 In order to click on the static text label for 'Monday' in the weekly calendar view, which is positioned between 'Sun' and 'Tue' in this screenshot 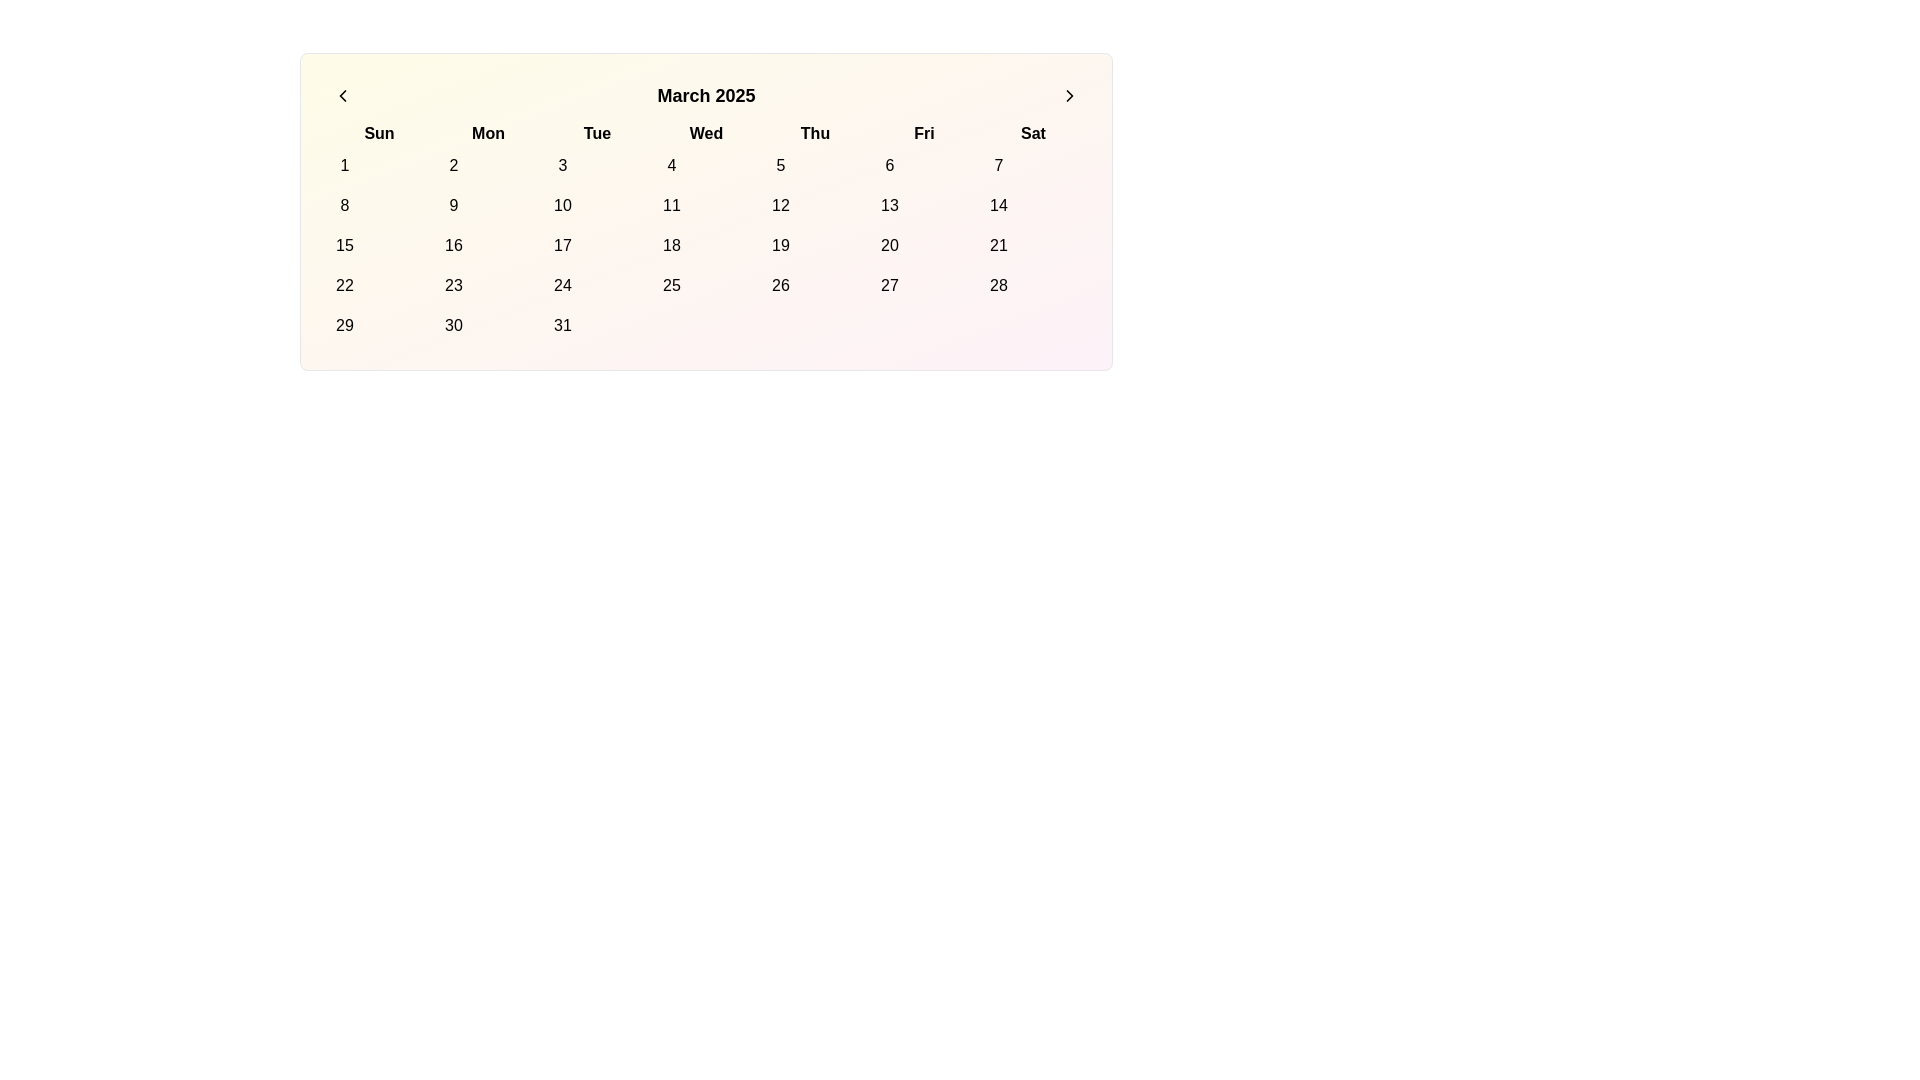, I will do `click(488, 134)`.